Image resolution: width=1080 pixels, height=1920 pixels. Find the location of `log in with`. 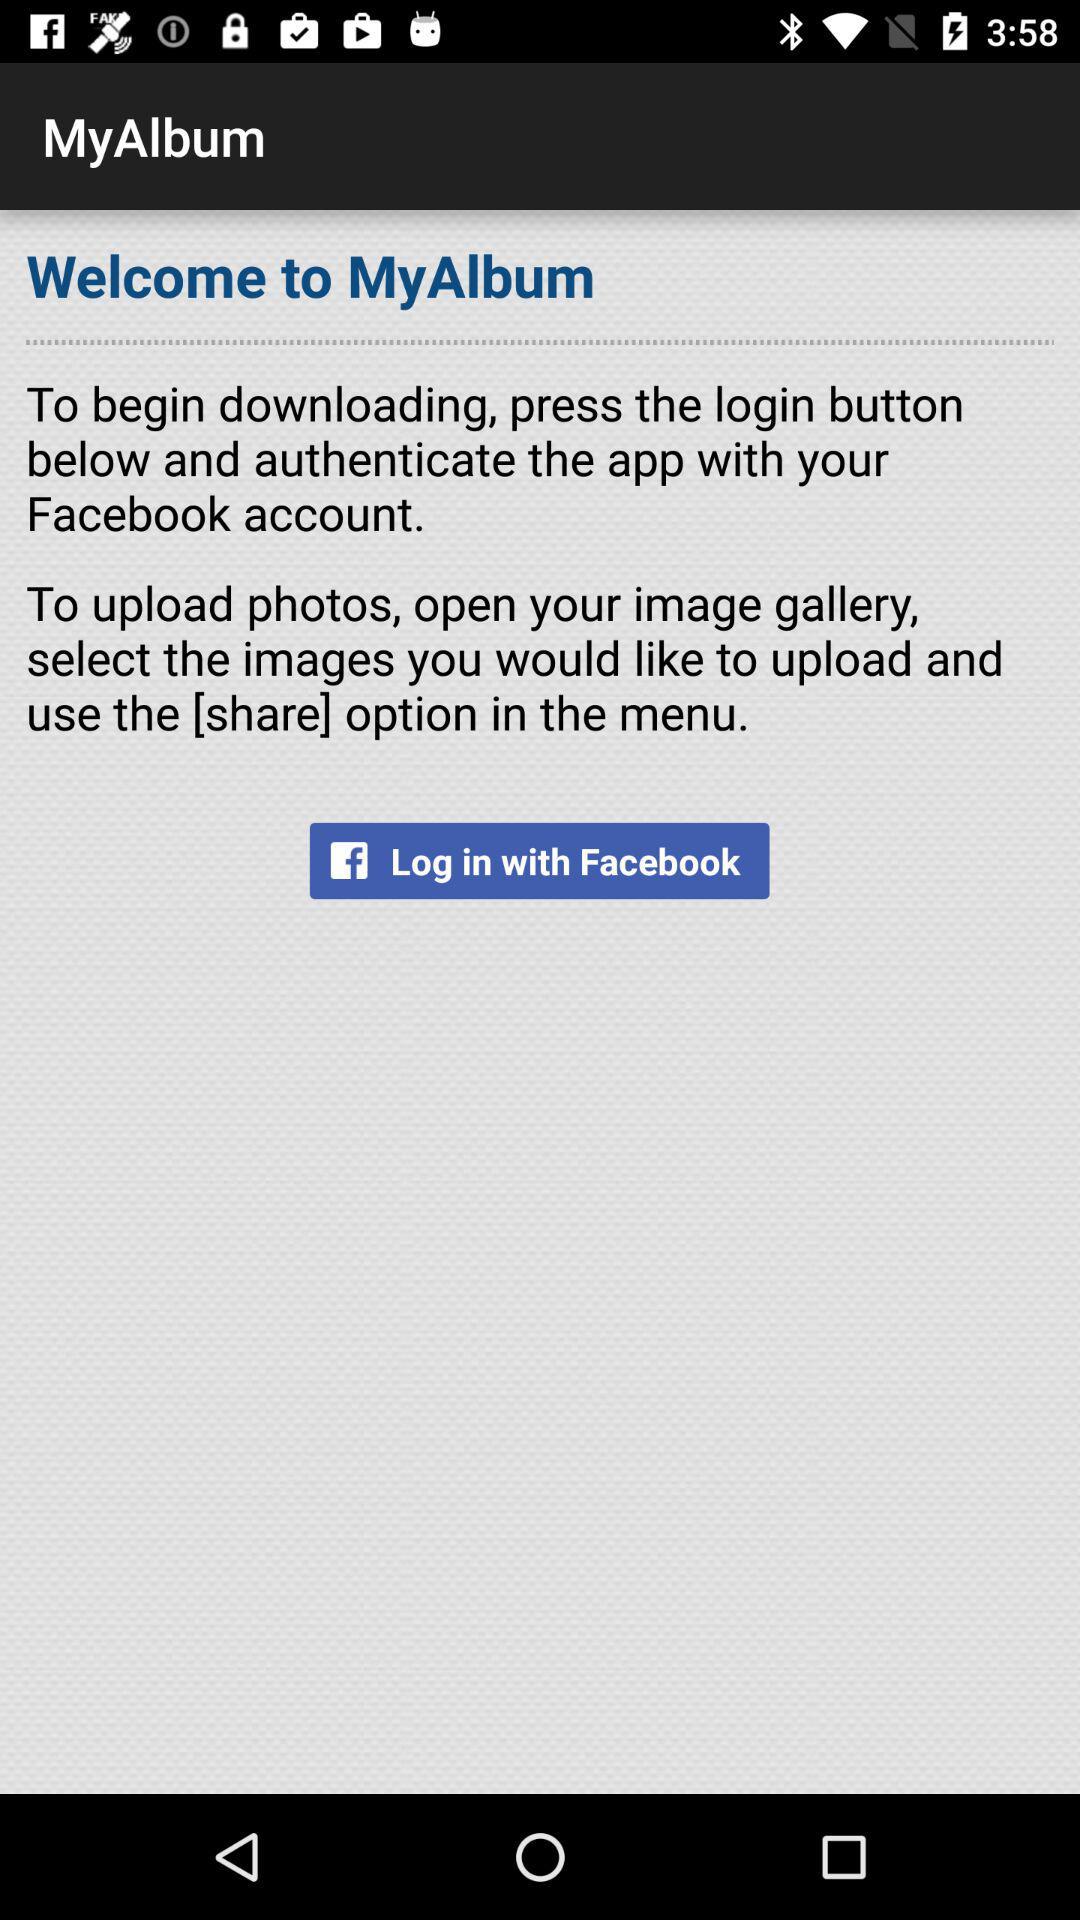

log in with is located at coordinates (538, 860).